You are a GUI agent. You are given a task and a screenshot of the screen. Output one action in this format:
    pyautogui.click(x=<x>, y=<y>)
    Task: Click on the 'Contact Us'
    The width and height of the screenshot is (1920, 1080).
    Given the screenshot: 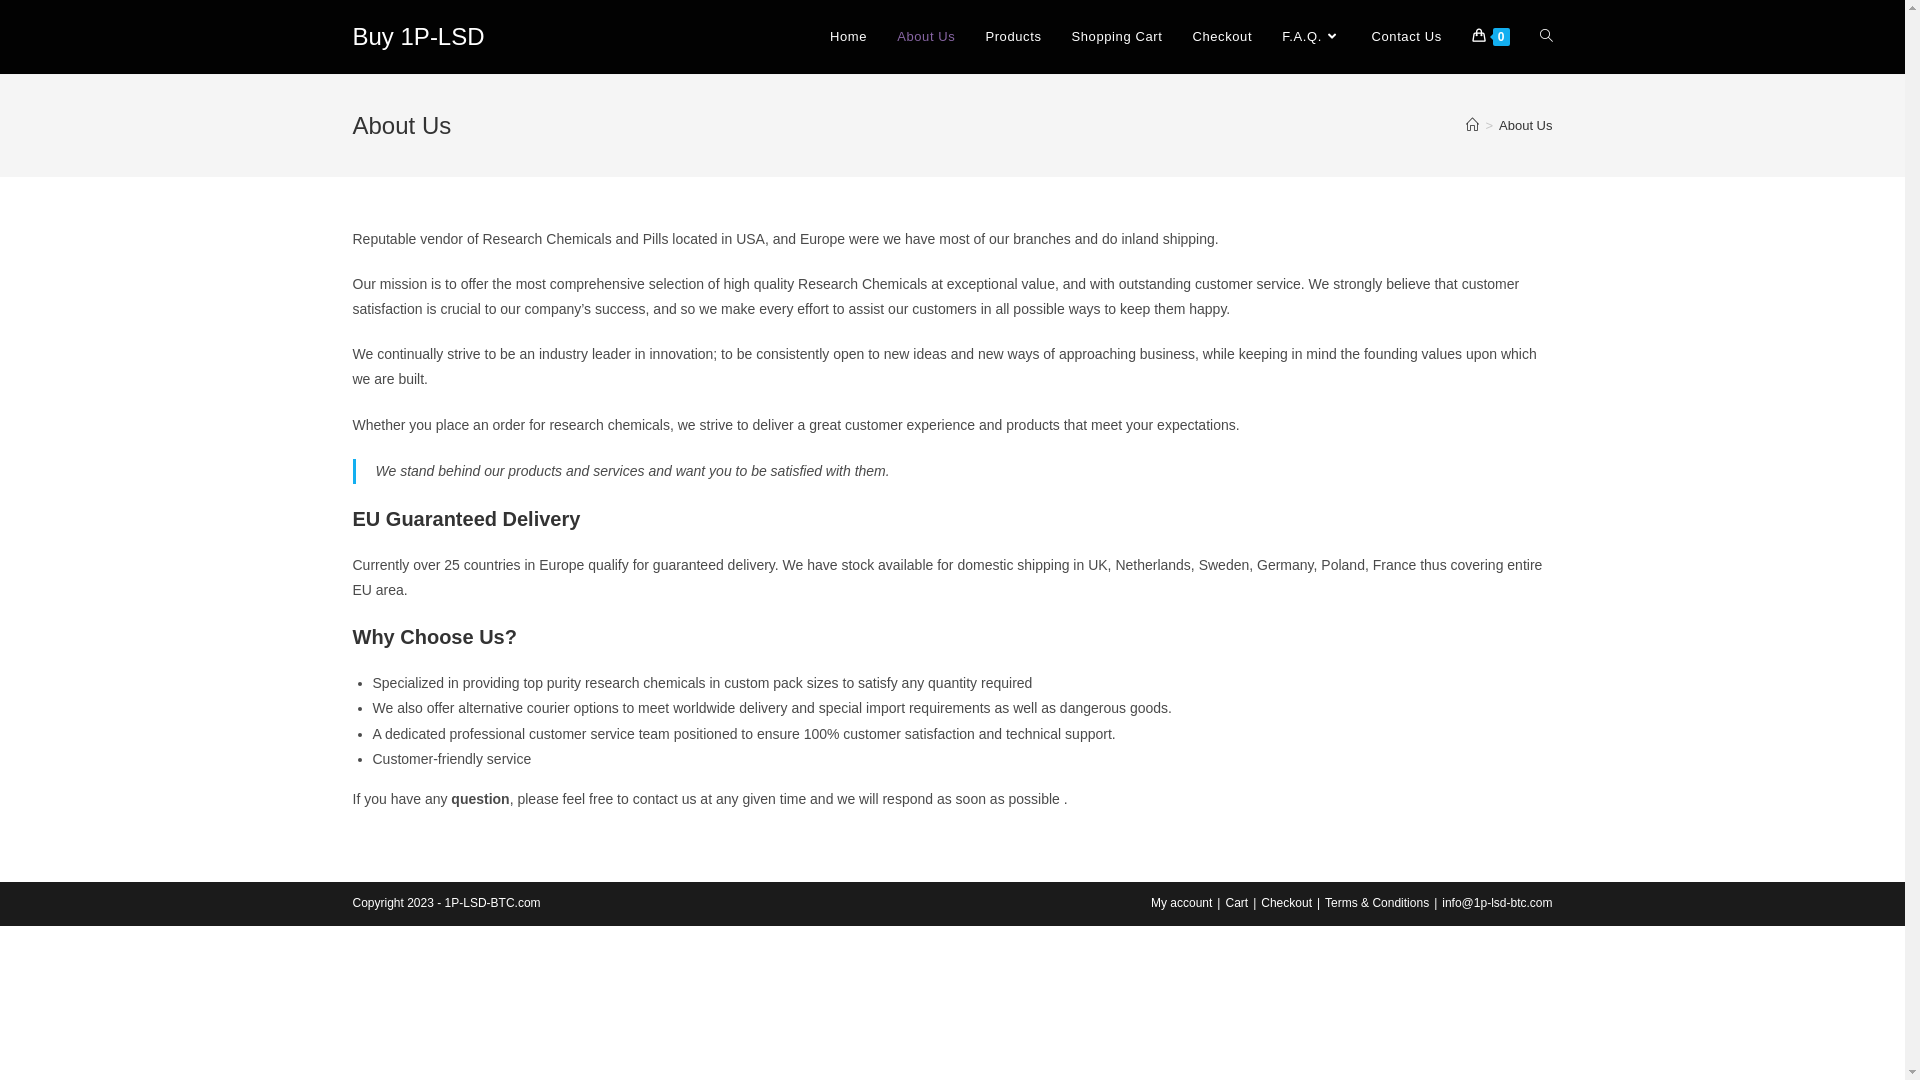 What is the action you would take?
    pyautogui.click(x=1356, y=37)
    